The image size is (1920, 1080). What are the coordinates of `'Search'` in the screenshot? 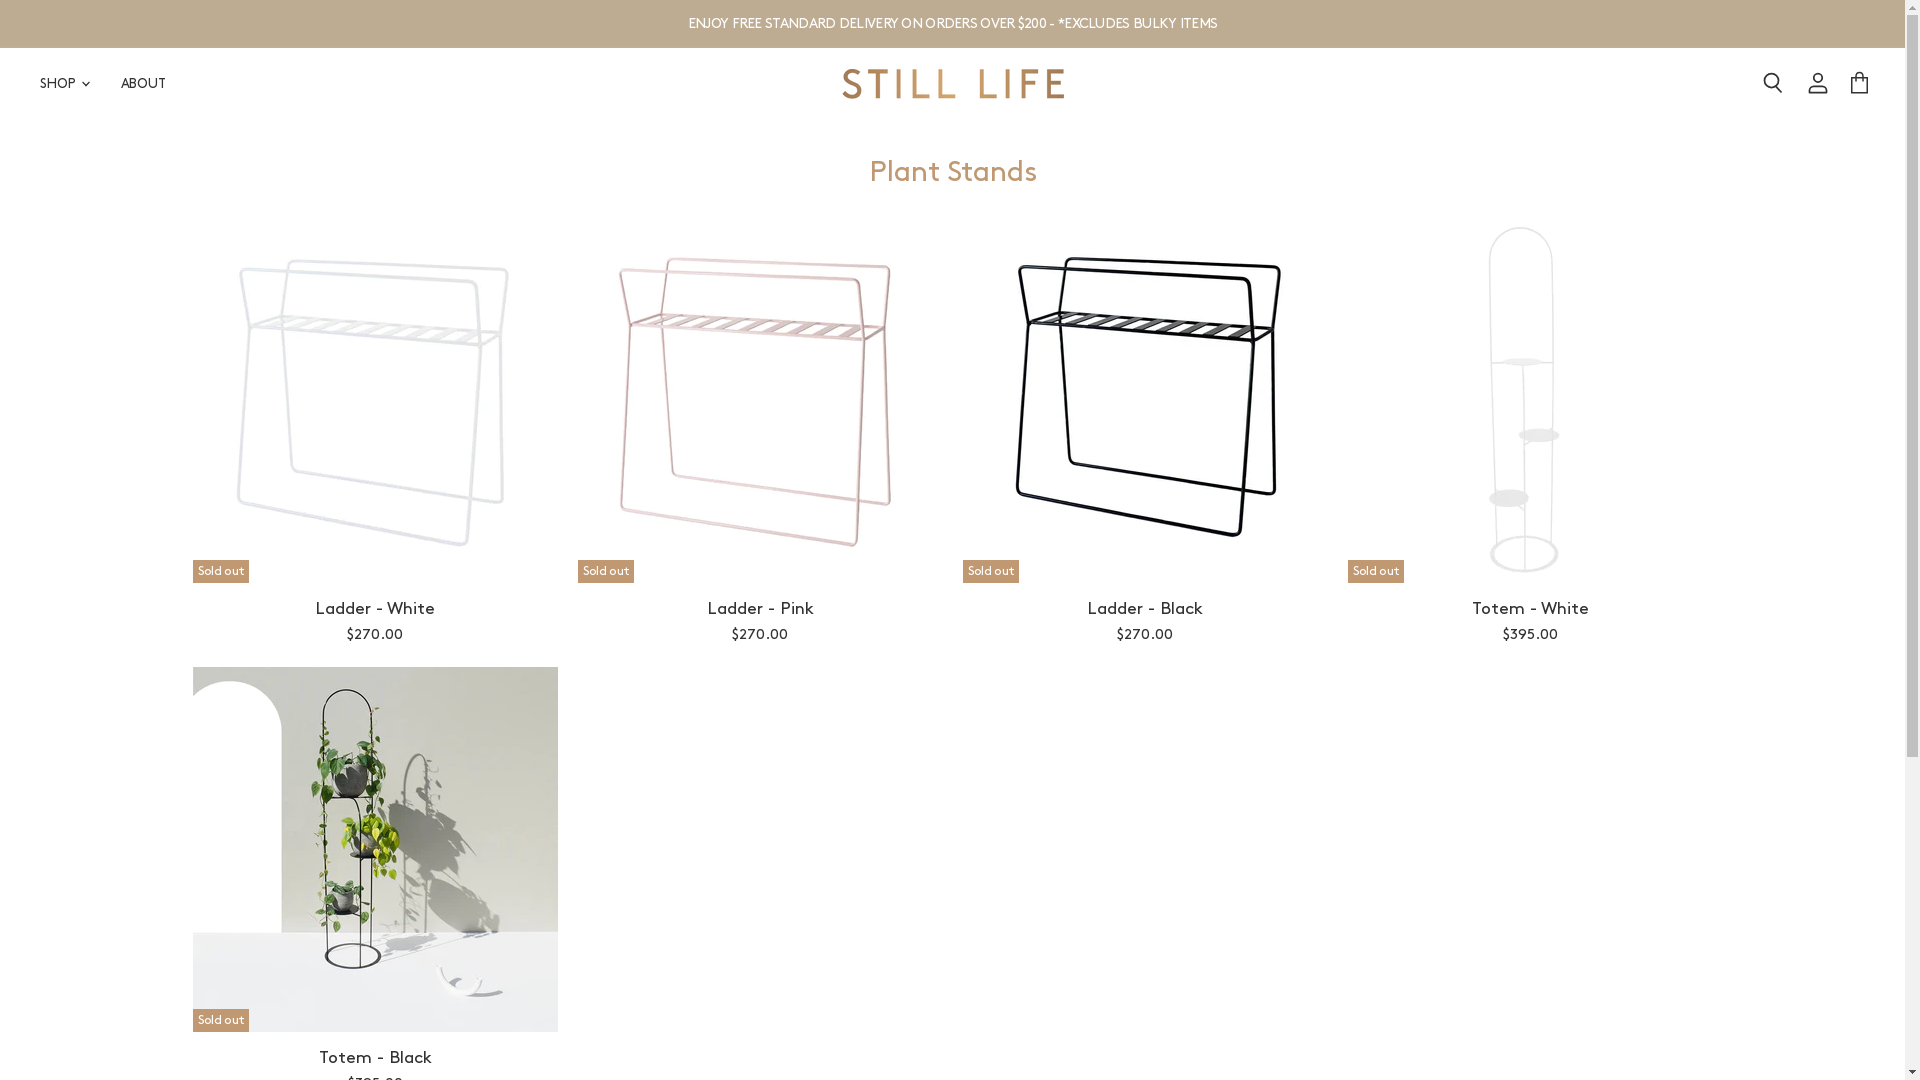 It's located at (1747, 83).